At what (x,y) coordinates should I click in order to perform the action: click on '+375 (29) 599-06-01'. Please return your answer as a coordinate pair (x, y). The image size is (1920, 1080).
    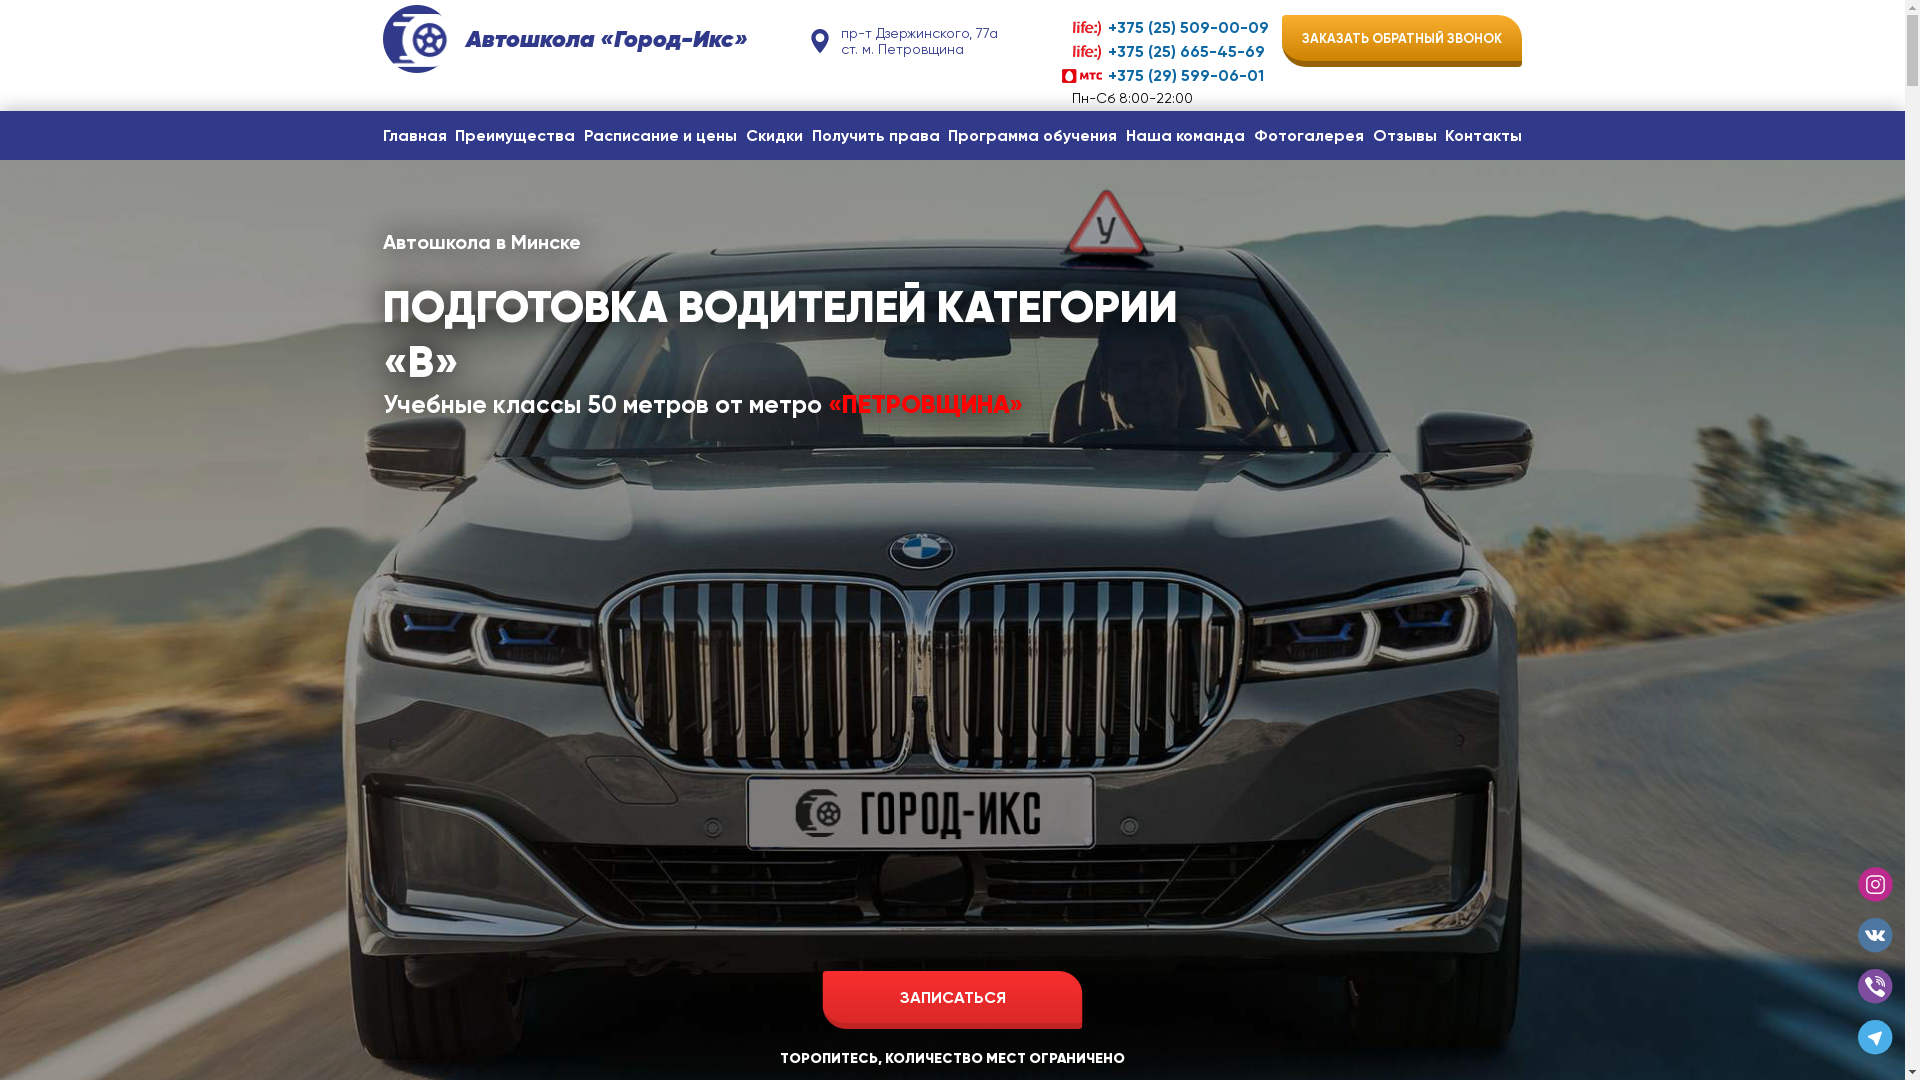
    Looking at the image, I should click on (1165, 74).